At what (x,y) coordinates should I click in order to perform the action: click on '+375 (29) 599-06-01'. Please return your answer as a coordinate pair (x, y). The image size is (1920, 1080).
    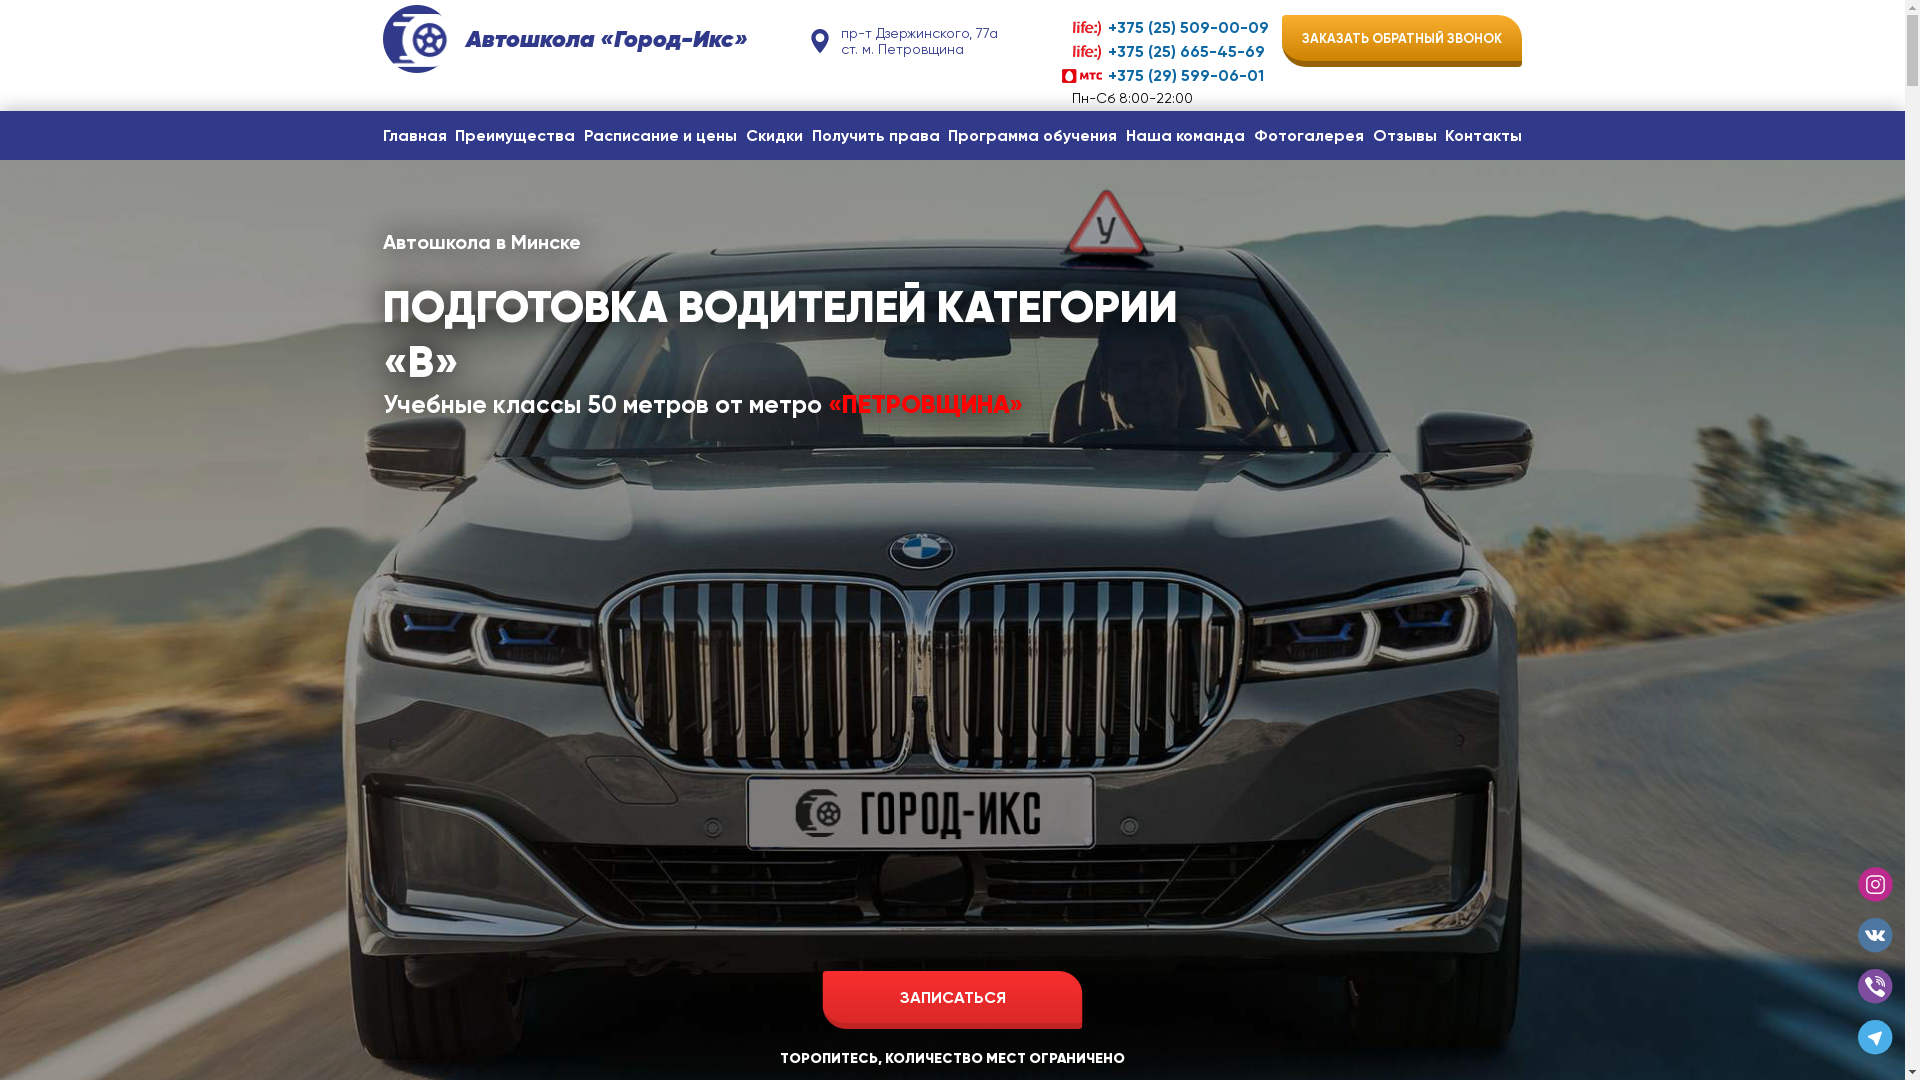
    Looking at the image, I should click on (1165, 74).